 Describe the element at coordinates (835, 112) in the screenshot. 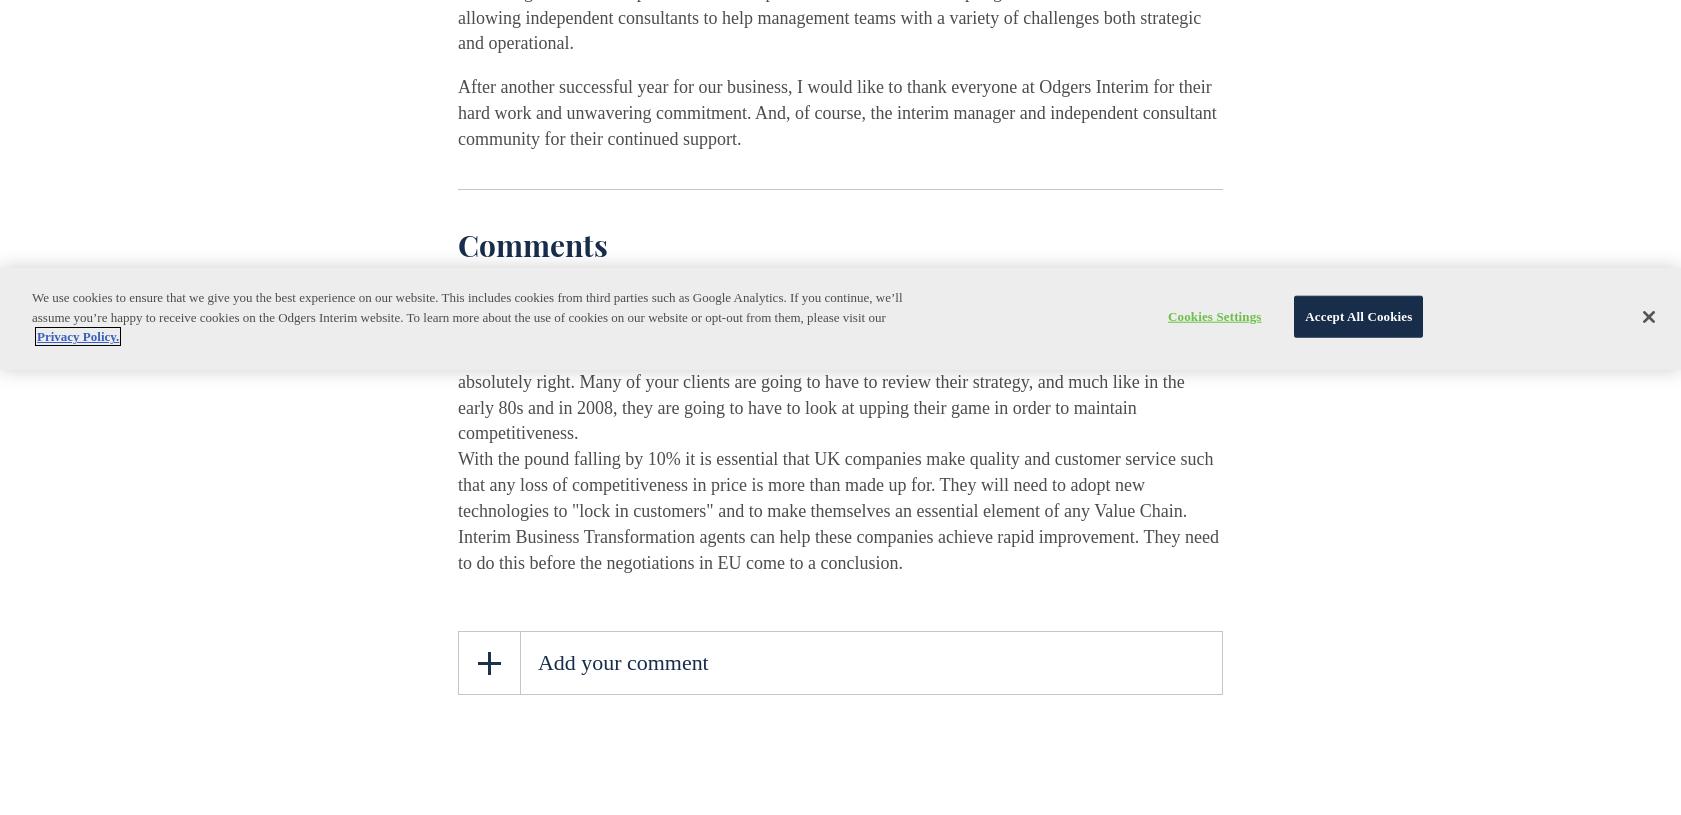

I see `'After another successful year for our business, I would like to thank everyone at Odgers Interim for their hard work and unwavering commitment. And, of course, the interim manager and independent consultant community for their continued support.'` at that location.